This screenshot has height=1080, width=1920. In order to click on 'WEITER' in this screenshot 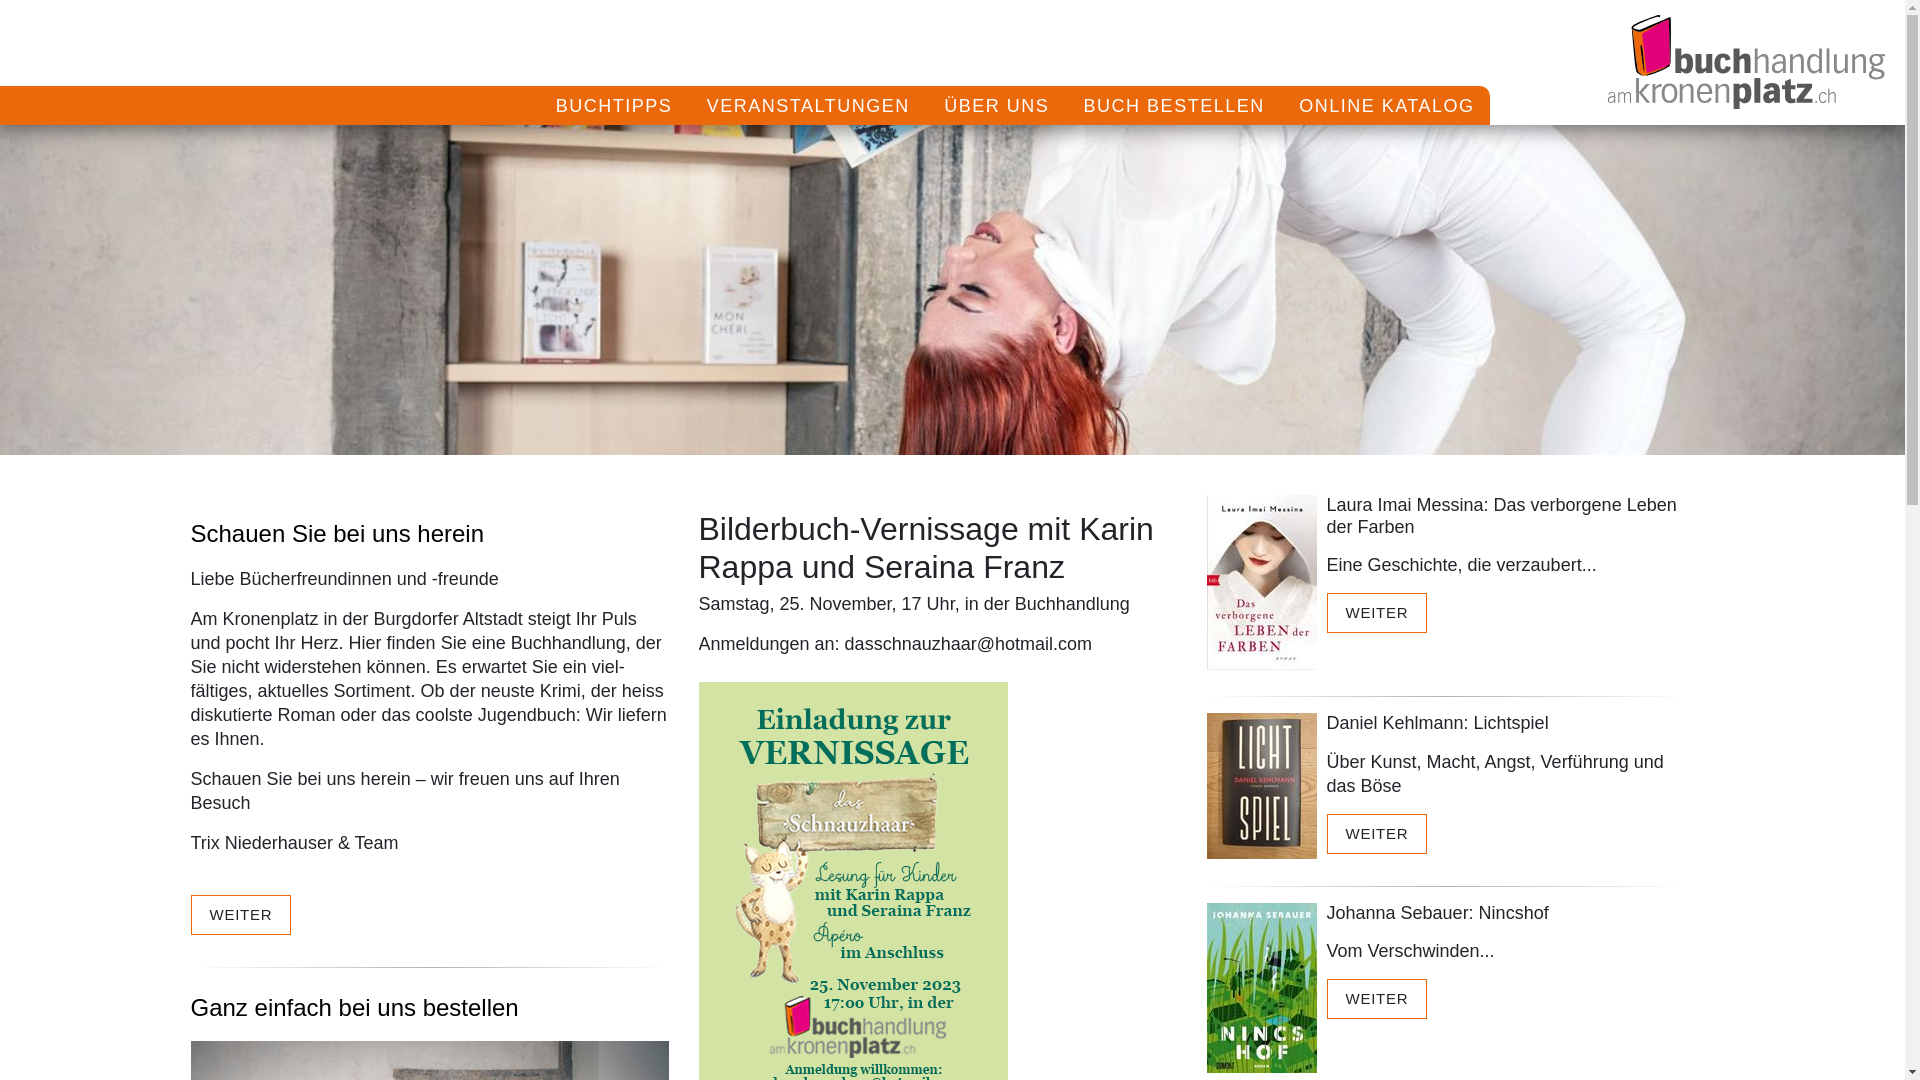, I will do `click(1375, 999)`.